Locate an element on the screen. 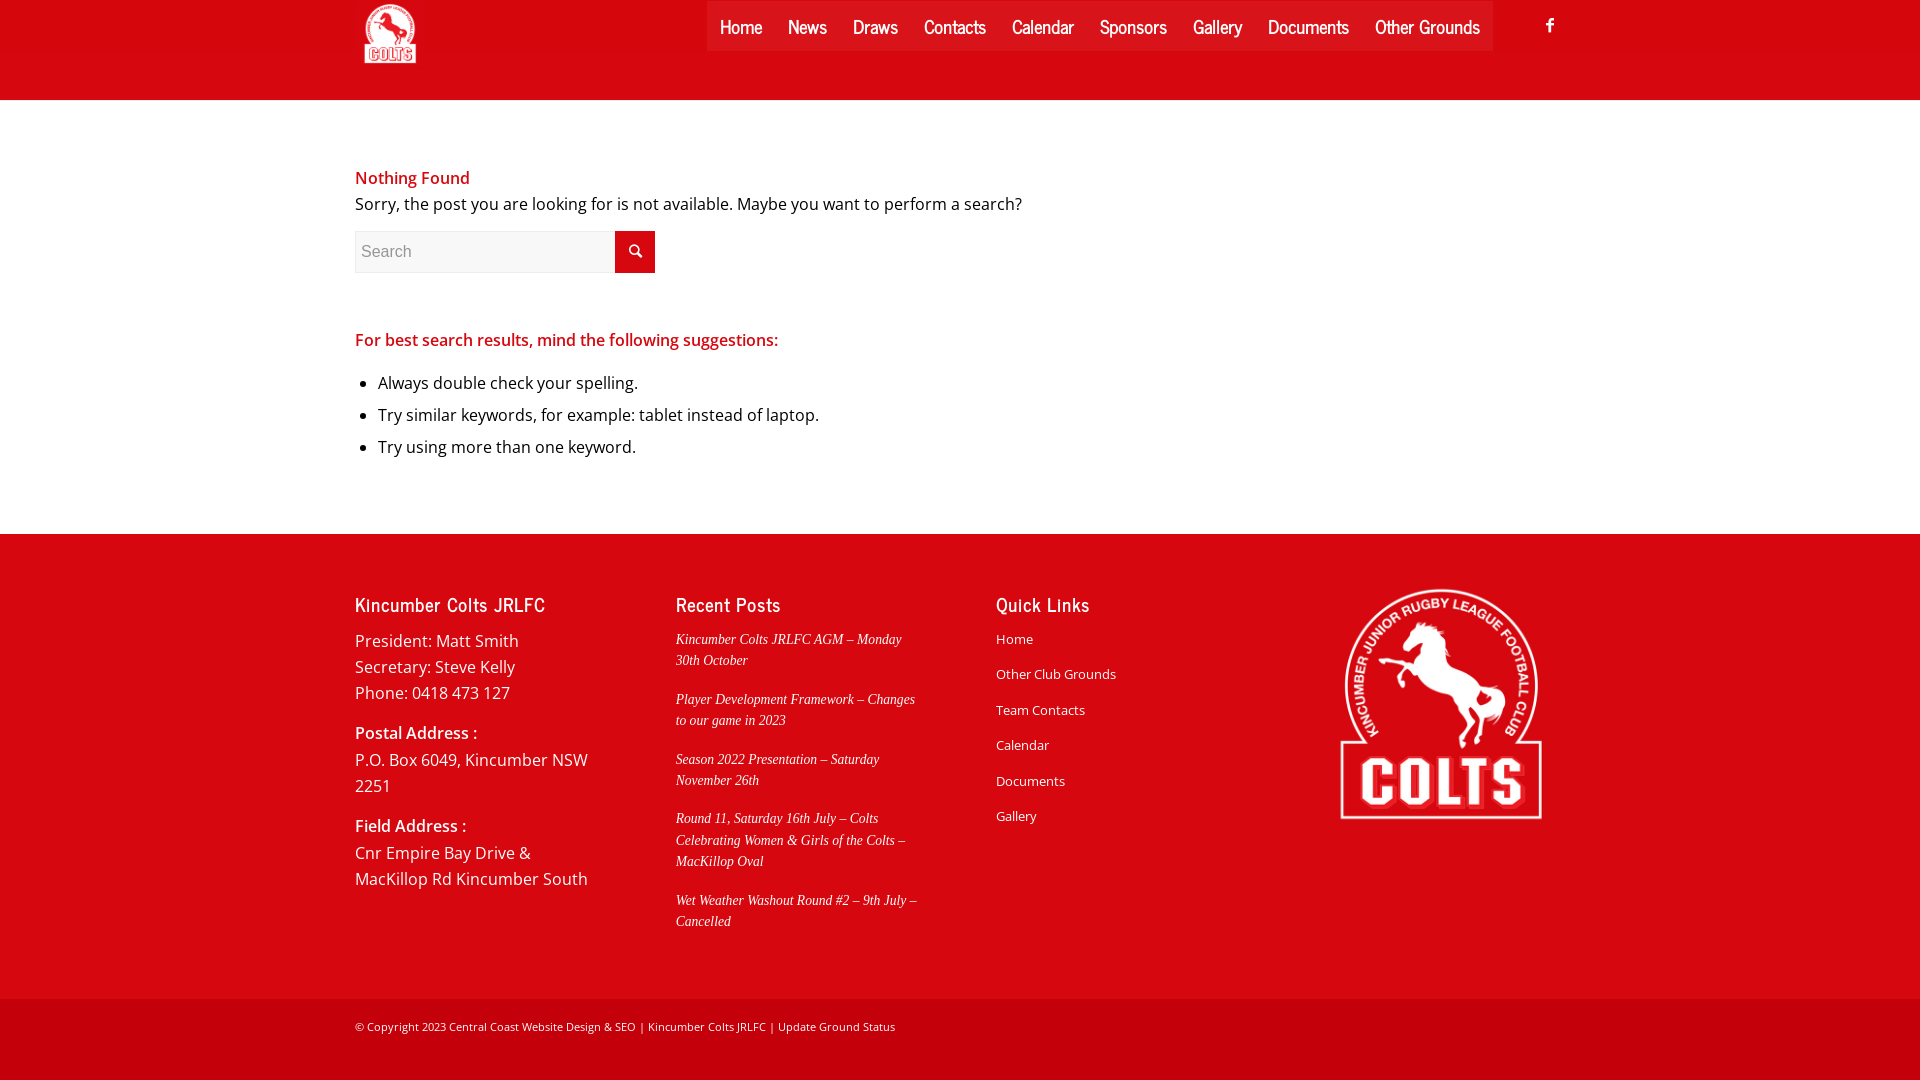 The width and height of the screenshot is (1920, 1080). 'Other Grounds' is located at coordinates (1426, 26).